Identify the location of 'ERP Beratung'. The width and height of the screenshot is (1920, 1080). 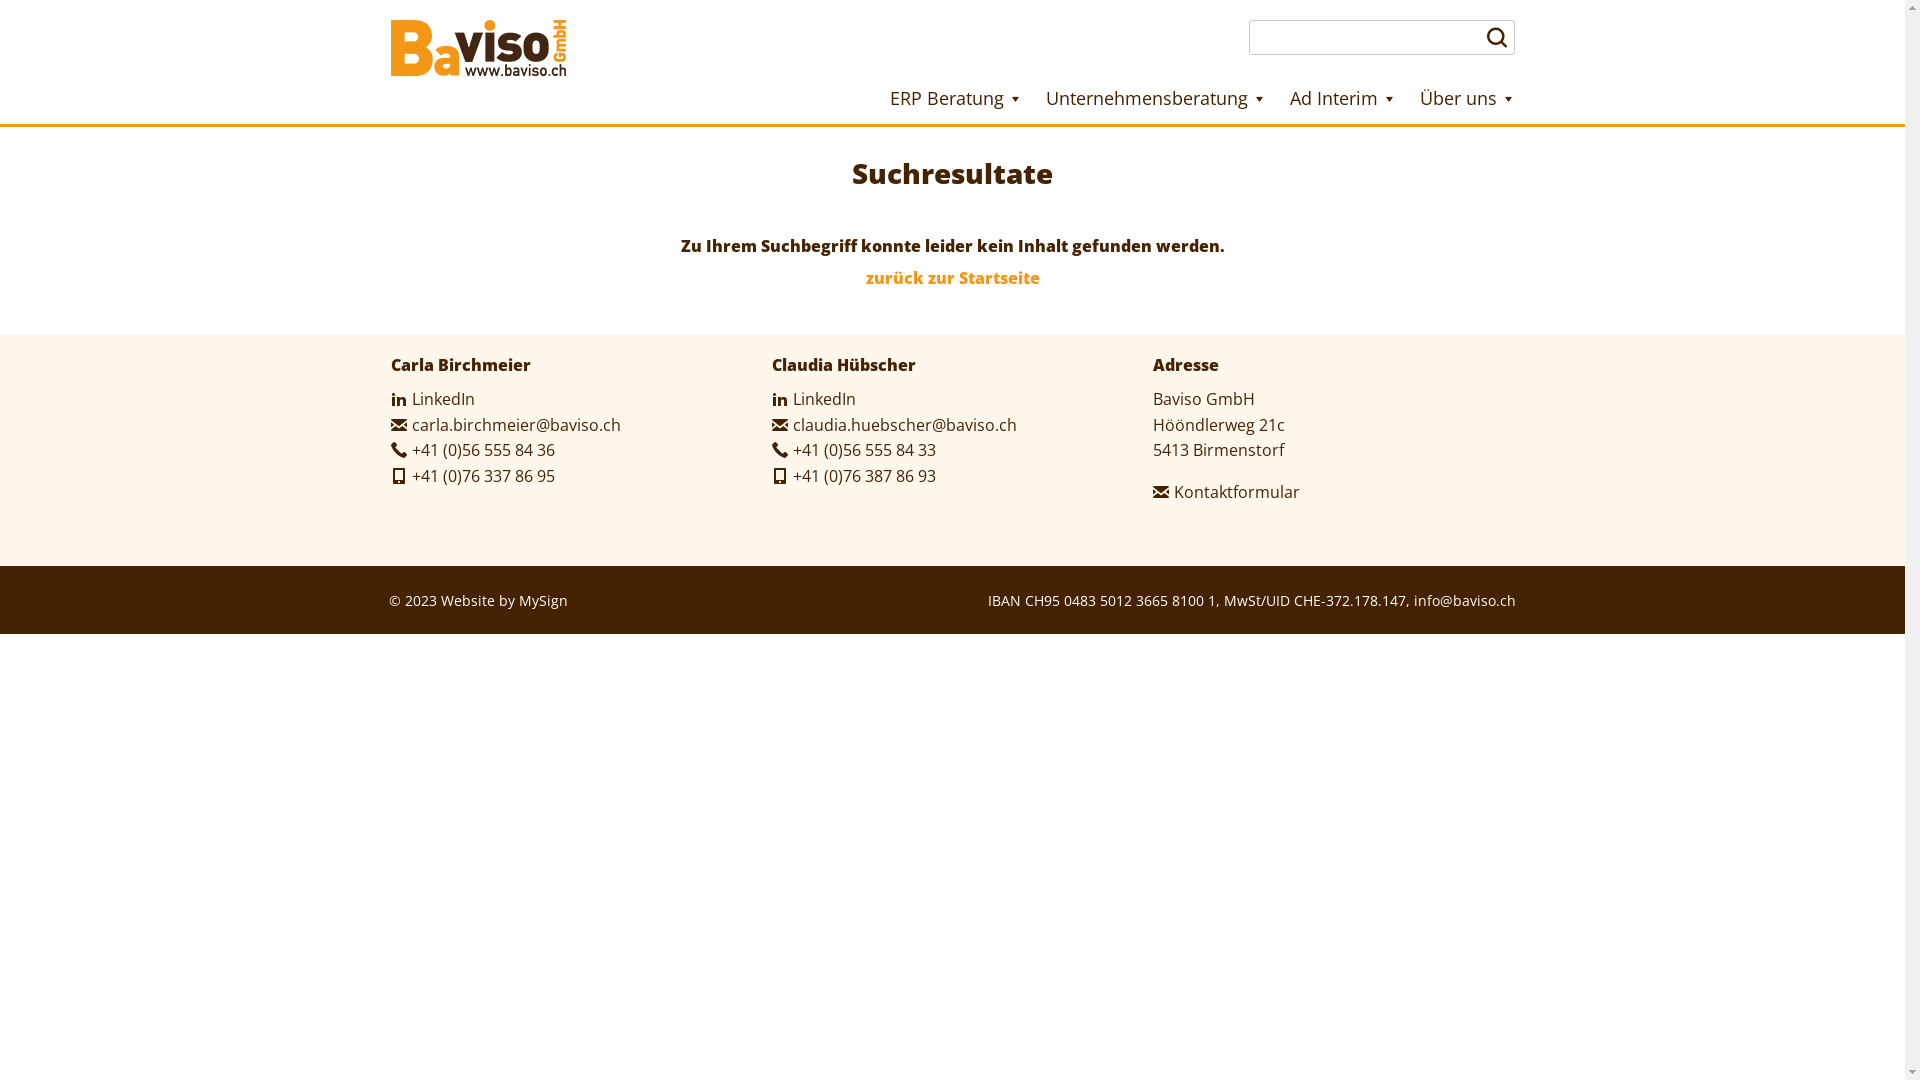
(954, 98).